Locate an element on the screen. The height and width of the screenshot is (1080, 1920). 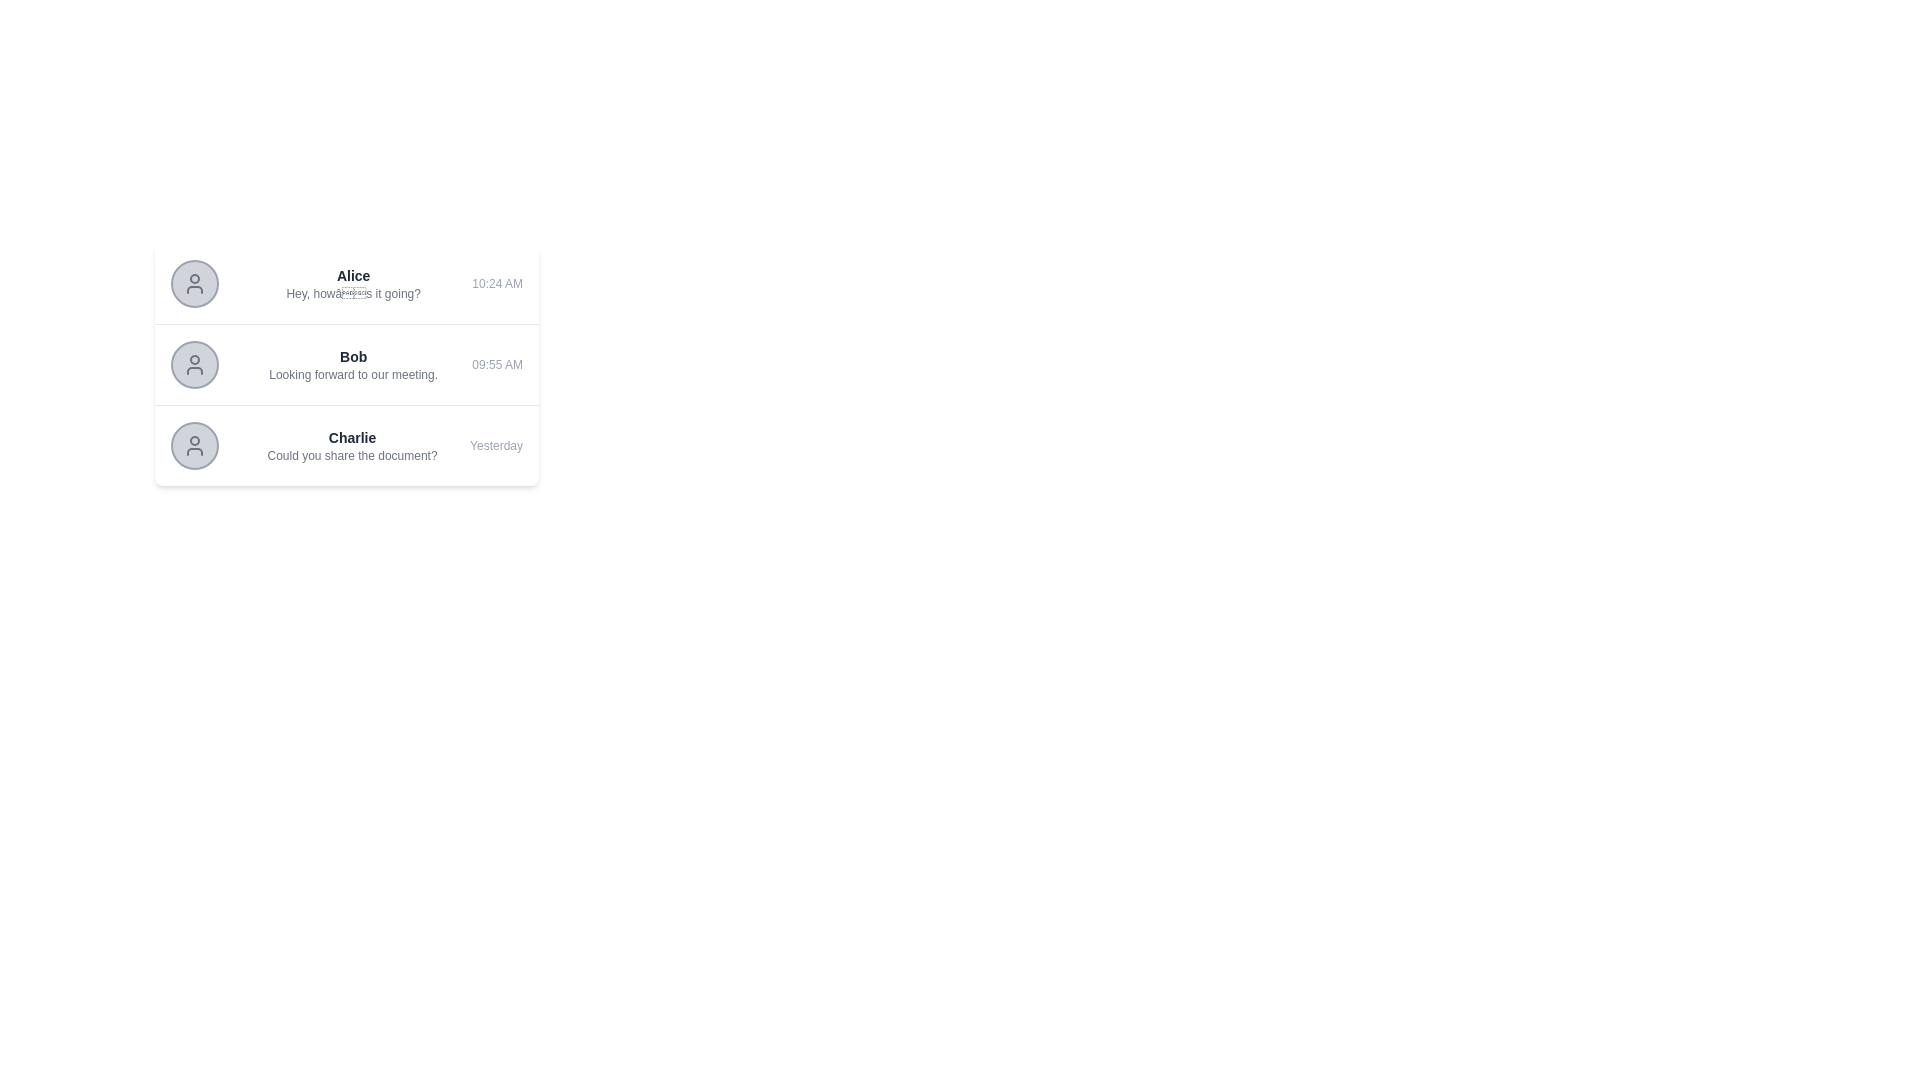
the text block displaying the user's name and their associated message preview in the messaging interface, located below the profile icon and aligned to its right is located at coordinates (353, 284).